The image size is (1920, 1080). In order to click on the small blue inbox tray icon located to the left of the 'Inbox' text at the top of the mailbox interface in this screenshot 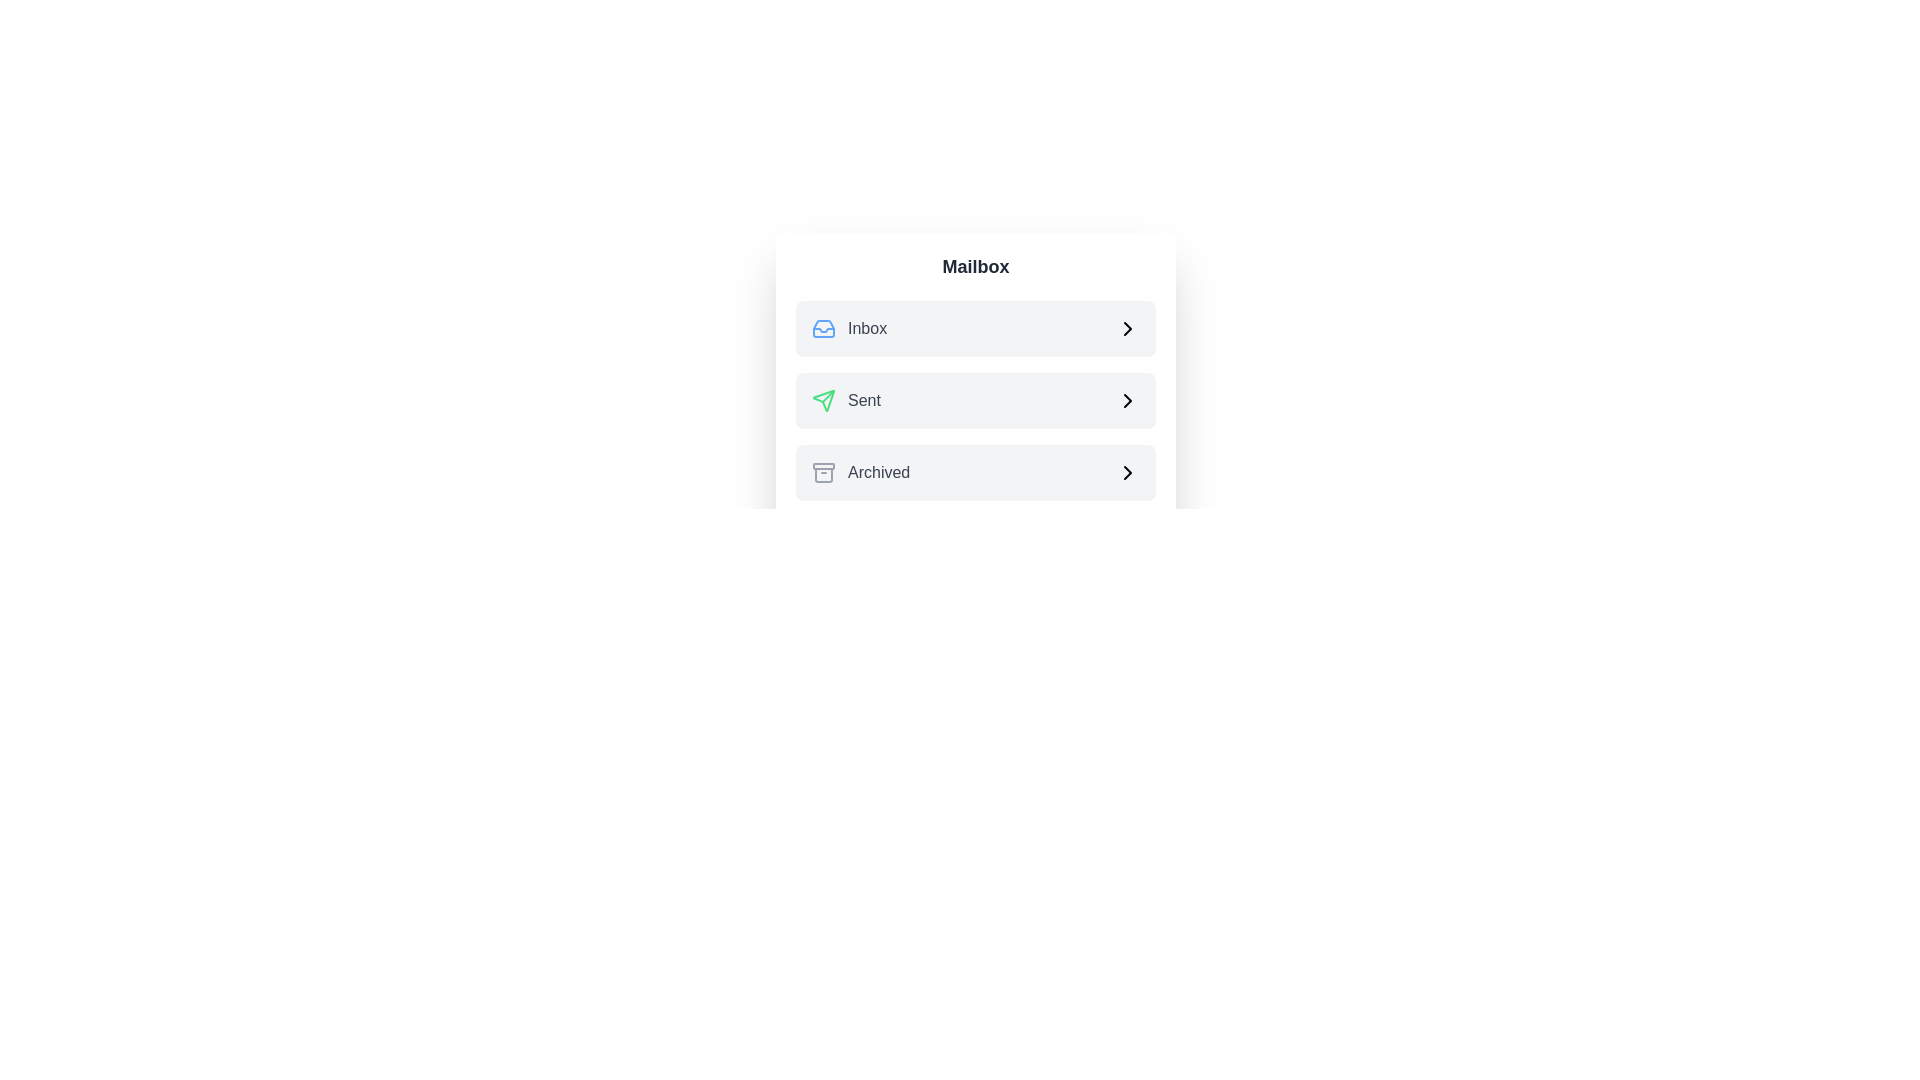, I will do `click(824, 327)`.